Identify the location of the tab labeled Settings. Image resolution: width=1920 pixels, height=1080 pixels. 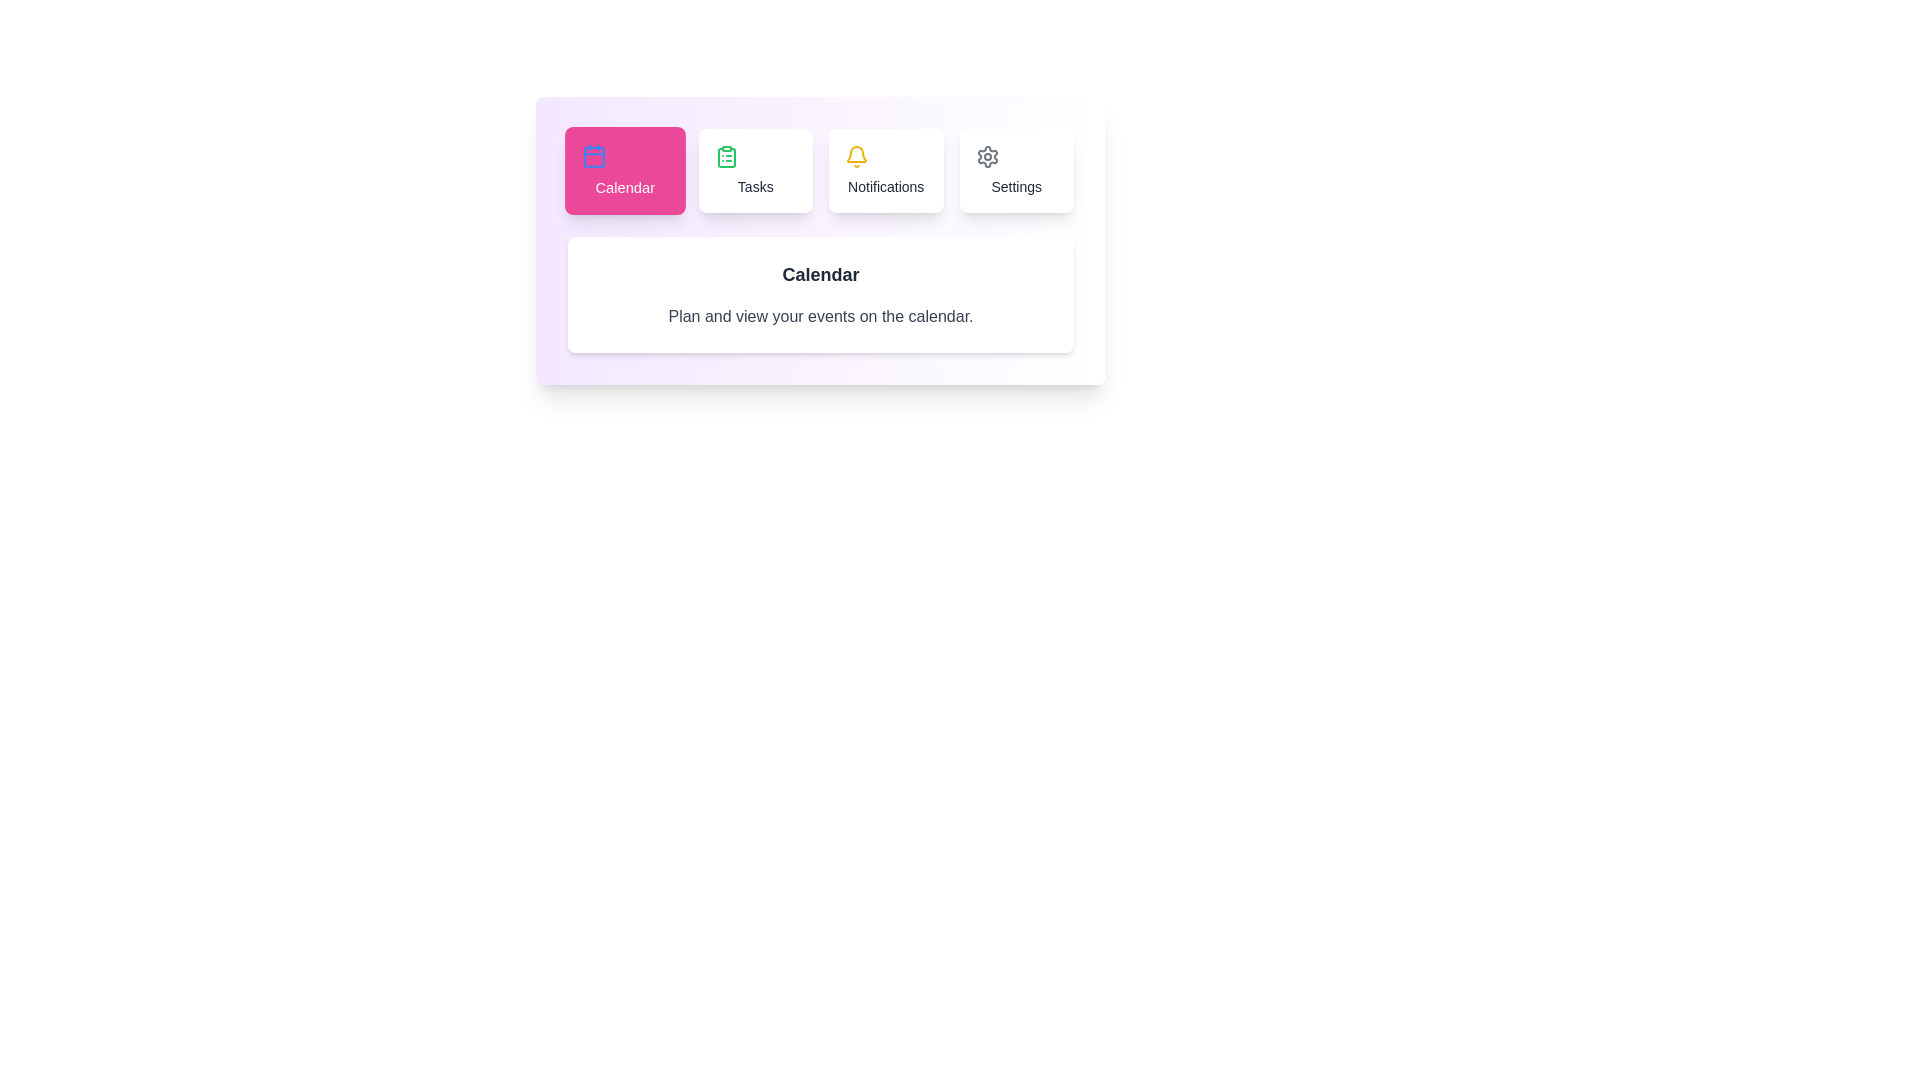
(1016, 169).